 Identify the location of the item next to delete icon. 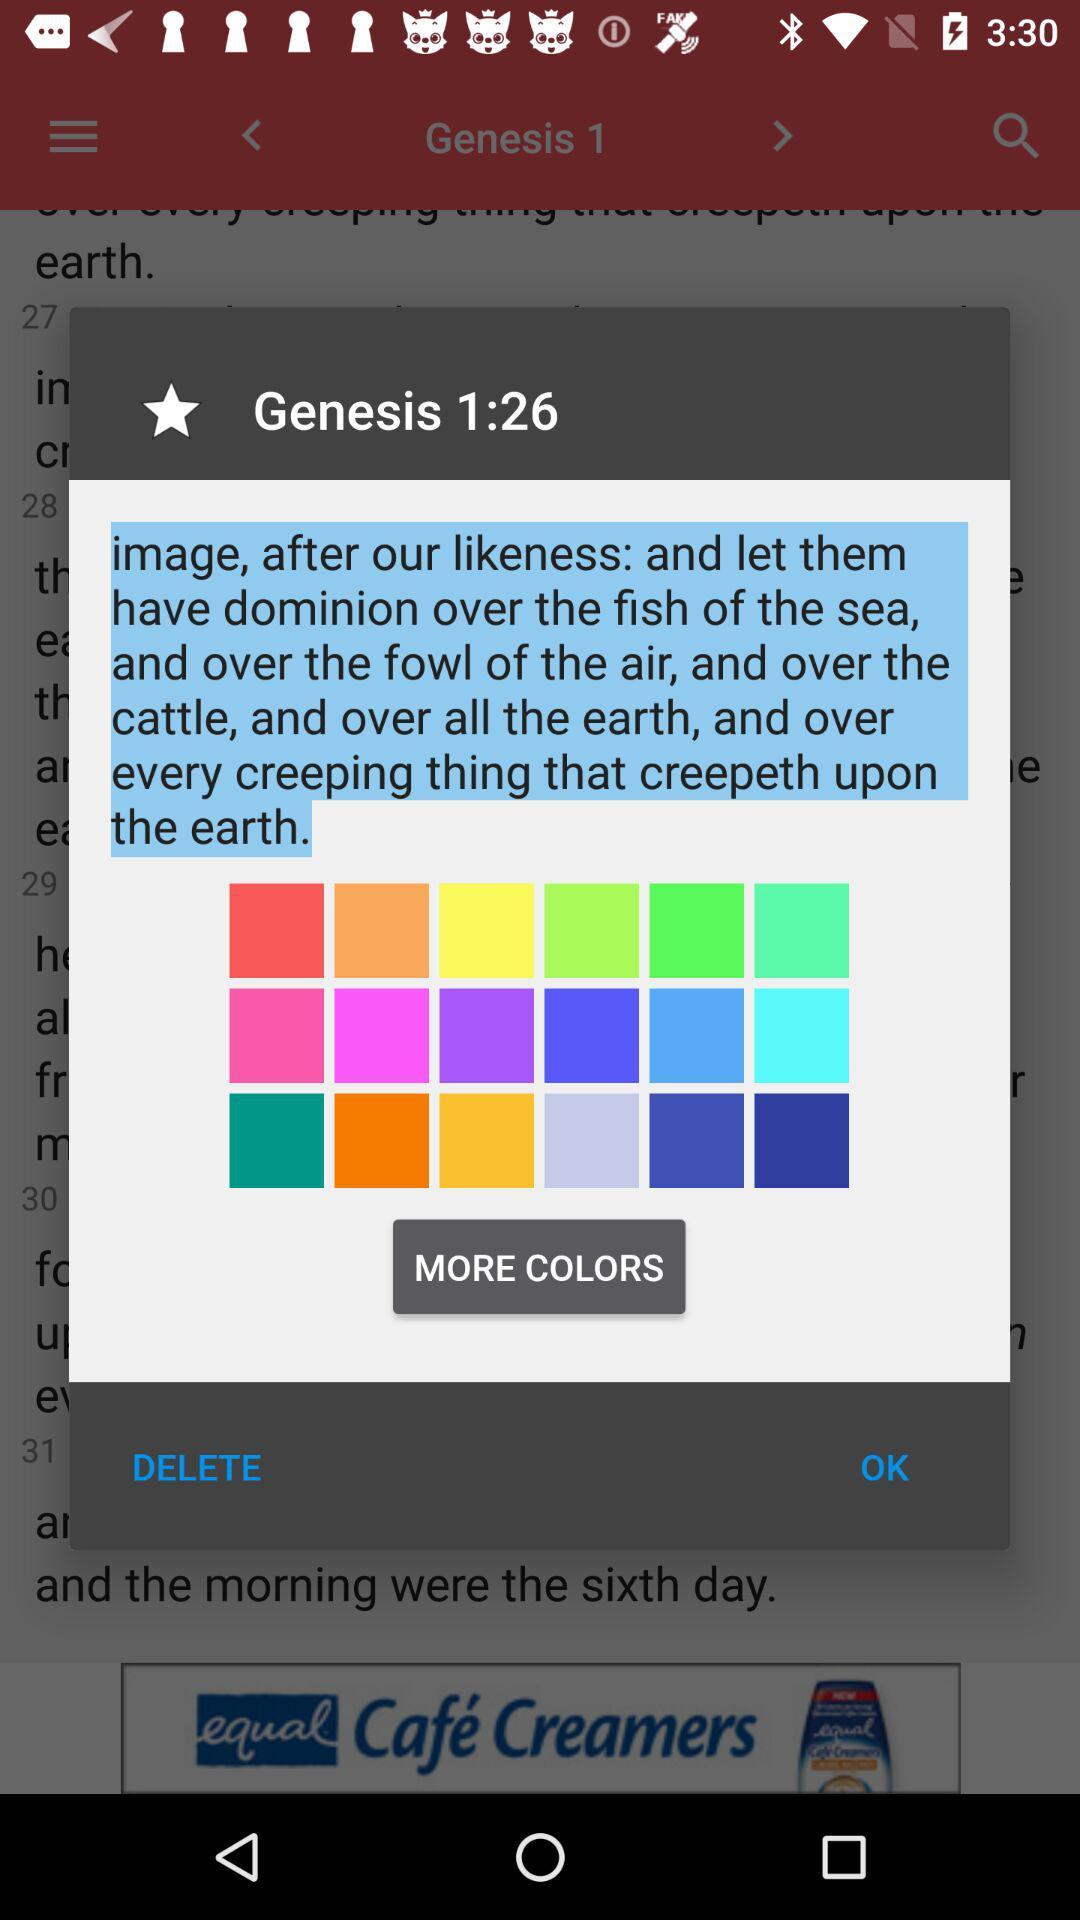
(883, 1466).